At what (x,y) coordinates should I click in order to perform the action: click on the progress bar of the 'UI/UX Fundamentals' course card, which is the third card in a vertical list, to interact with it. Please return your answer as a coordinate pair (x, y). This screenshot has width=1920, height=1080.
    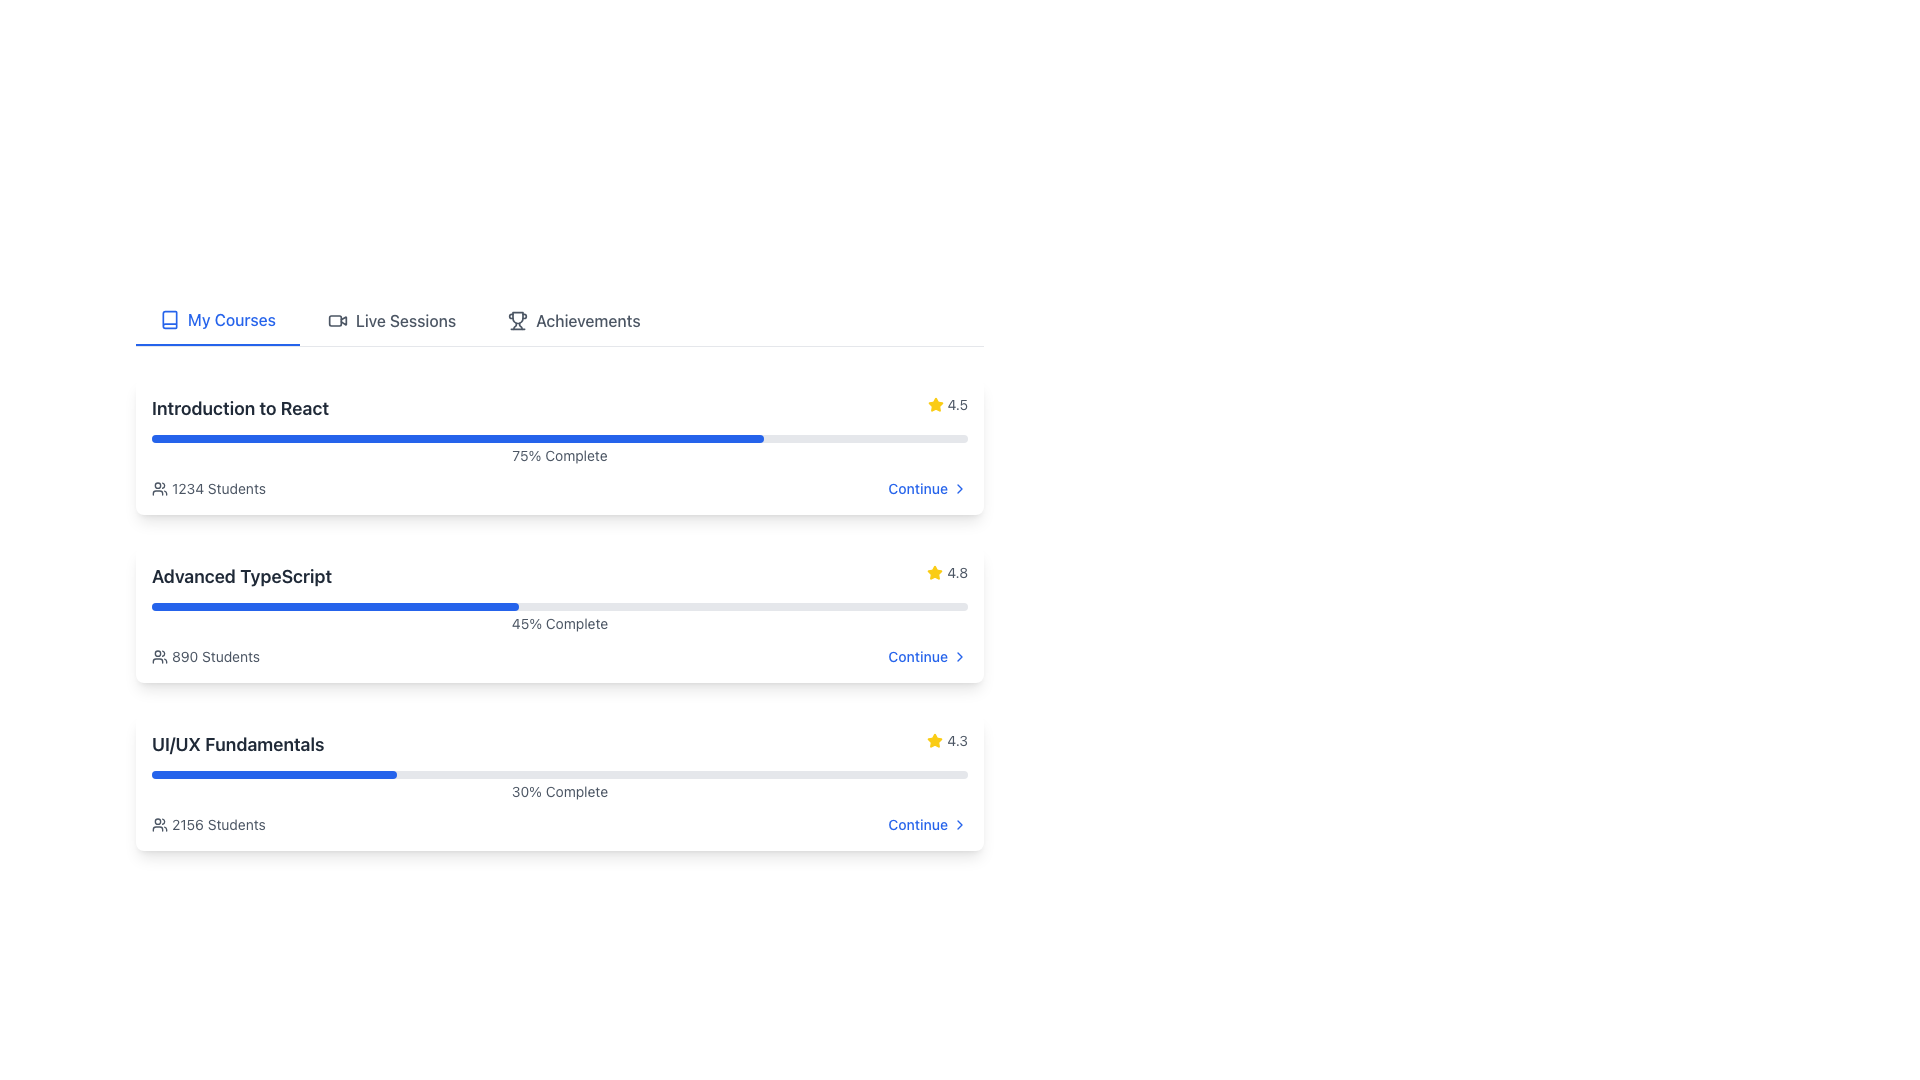
    Looking at the image, I should click on (560, 782).